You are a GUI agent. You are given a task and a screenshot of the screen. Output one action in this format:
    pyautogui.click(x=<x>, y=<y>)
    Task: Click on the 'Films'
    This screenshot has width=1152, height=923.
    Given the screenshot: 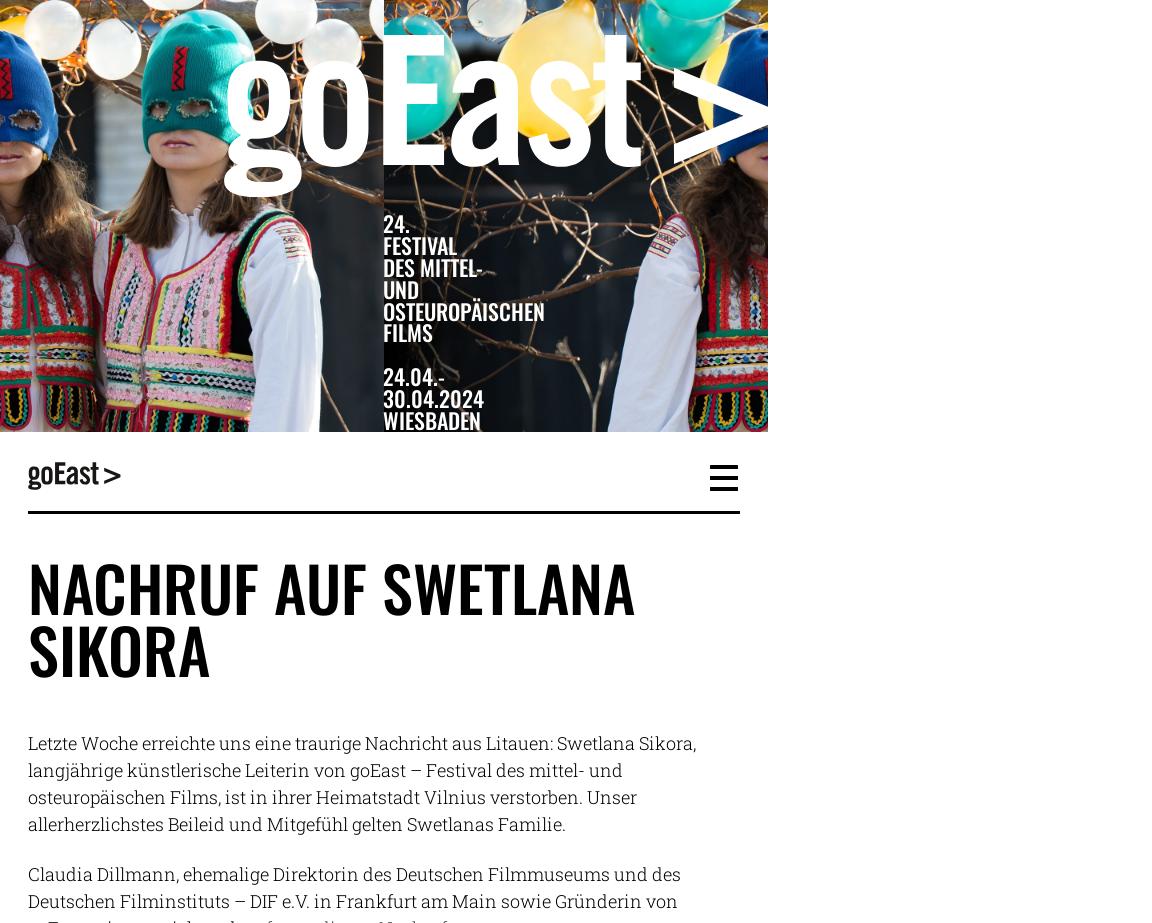 What is the action you would take?
    pyautogui.click(x=407, y=332)
    